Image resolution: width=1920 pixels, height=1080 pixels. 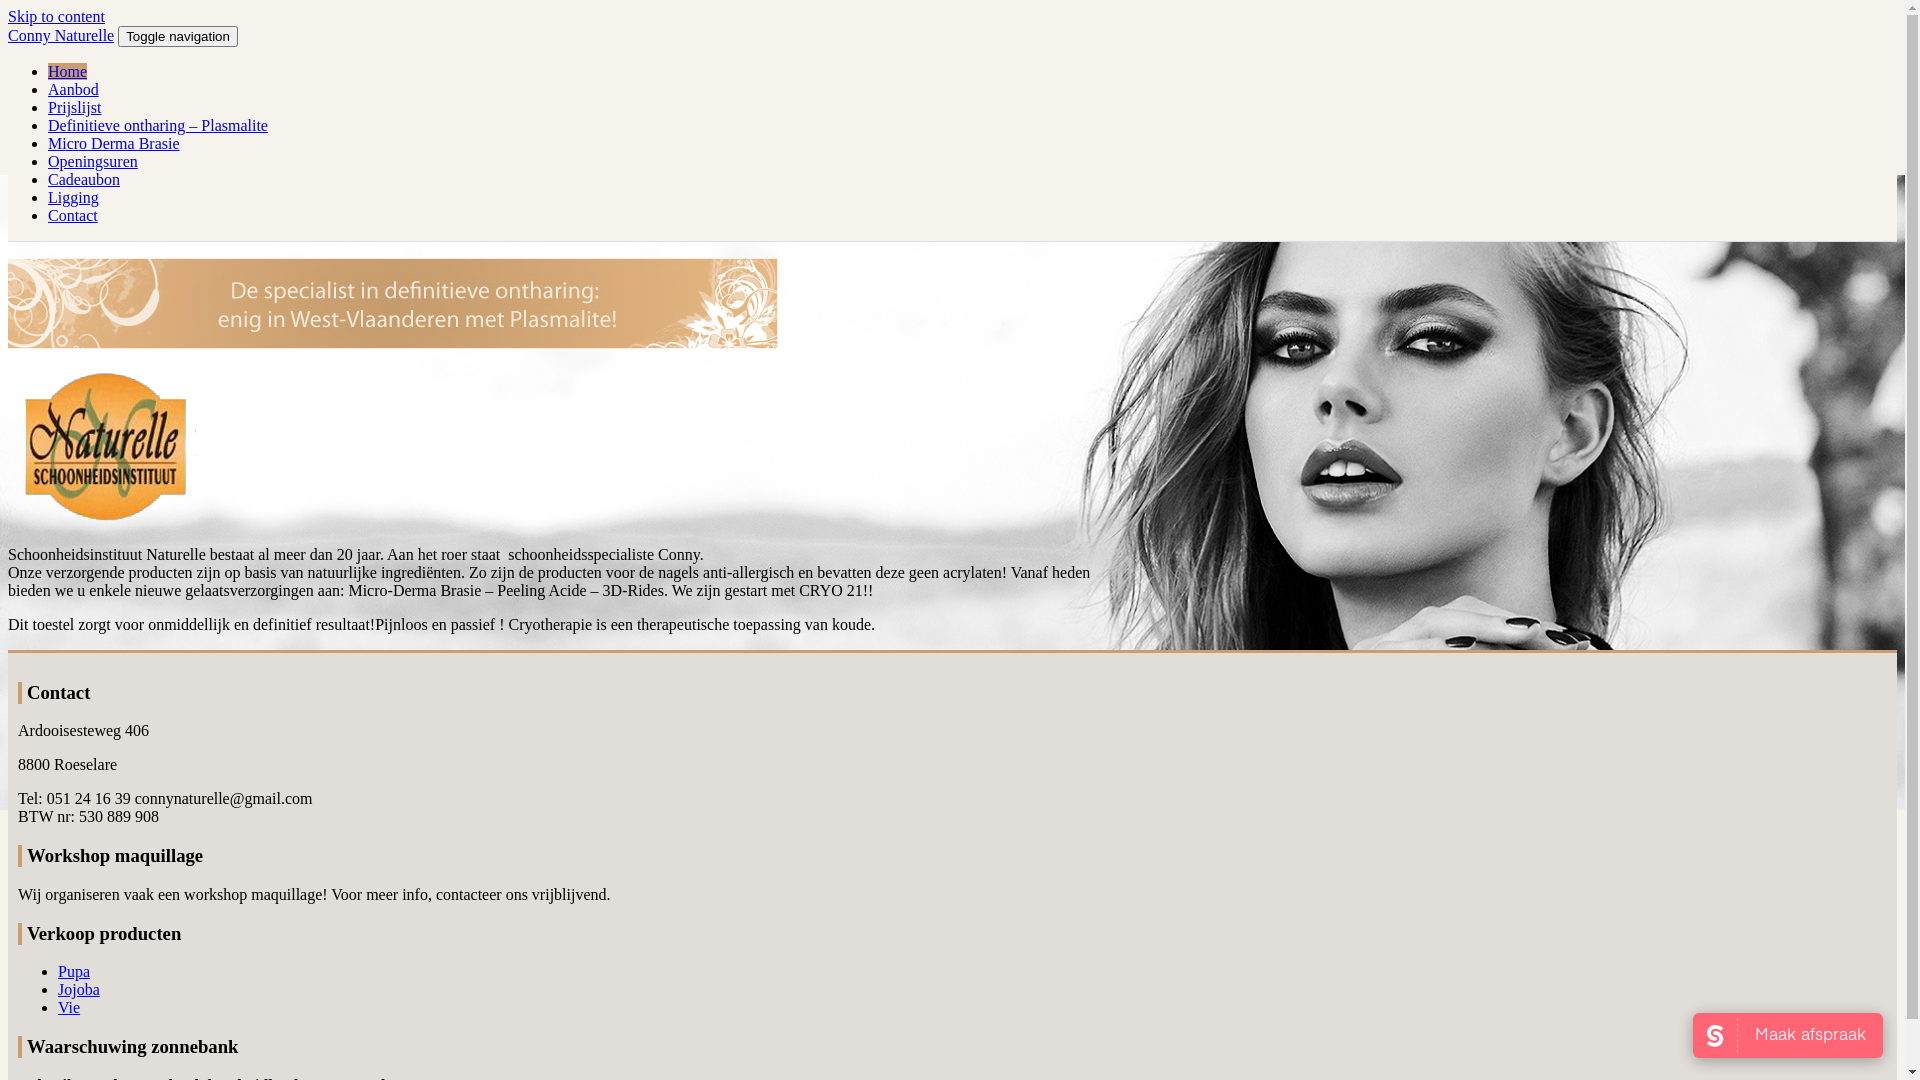 What do you see at coordinates (82, 178) in the screenshot?
I see `'Cadeaubon'` at bounding box center [82, 178].